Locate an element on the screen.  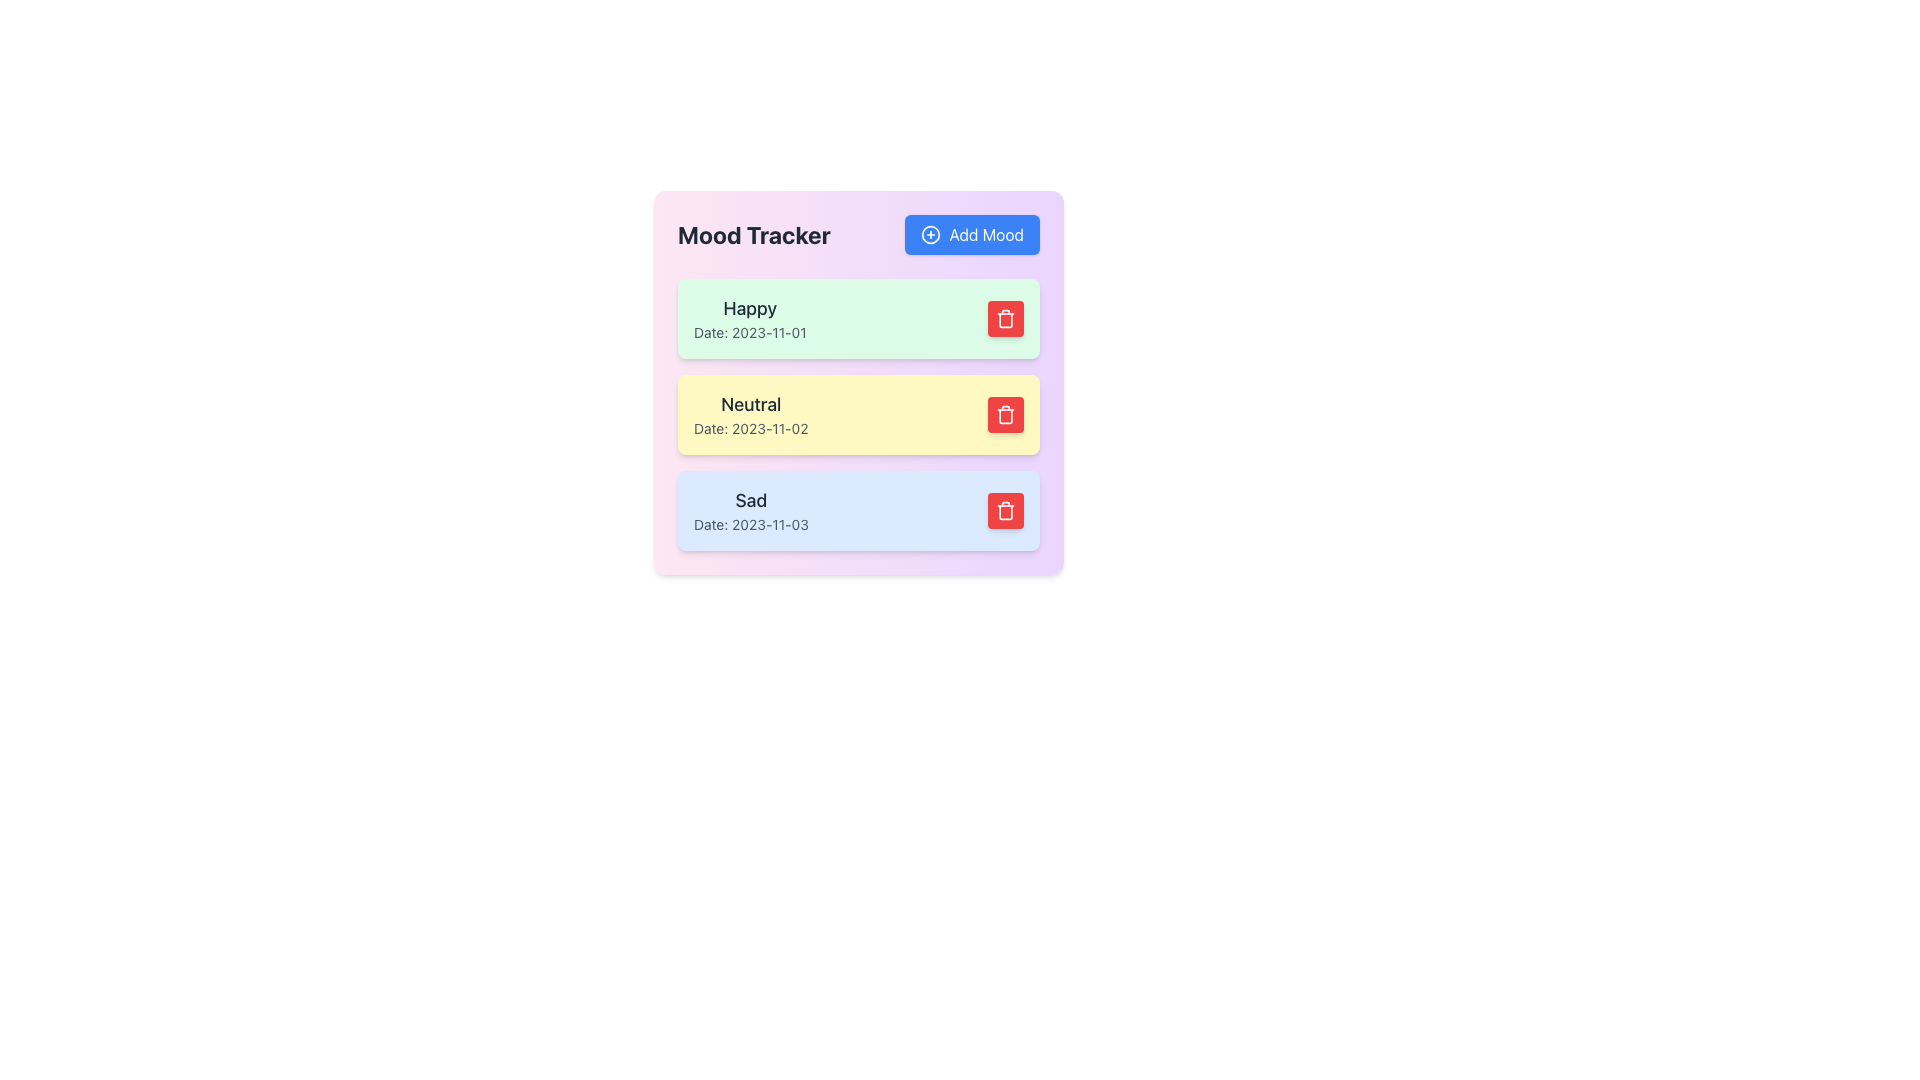
the 'Neutral' text display element, which consists of the text 'Neutral' in a bold font above 'Date: 2023-11-02', located within a yellow background tile in a list of mood entries is located at coordinates (750, 414).